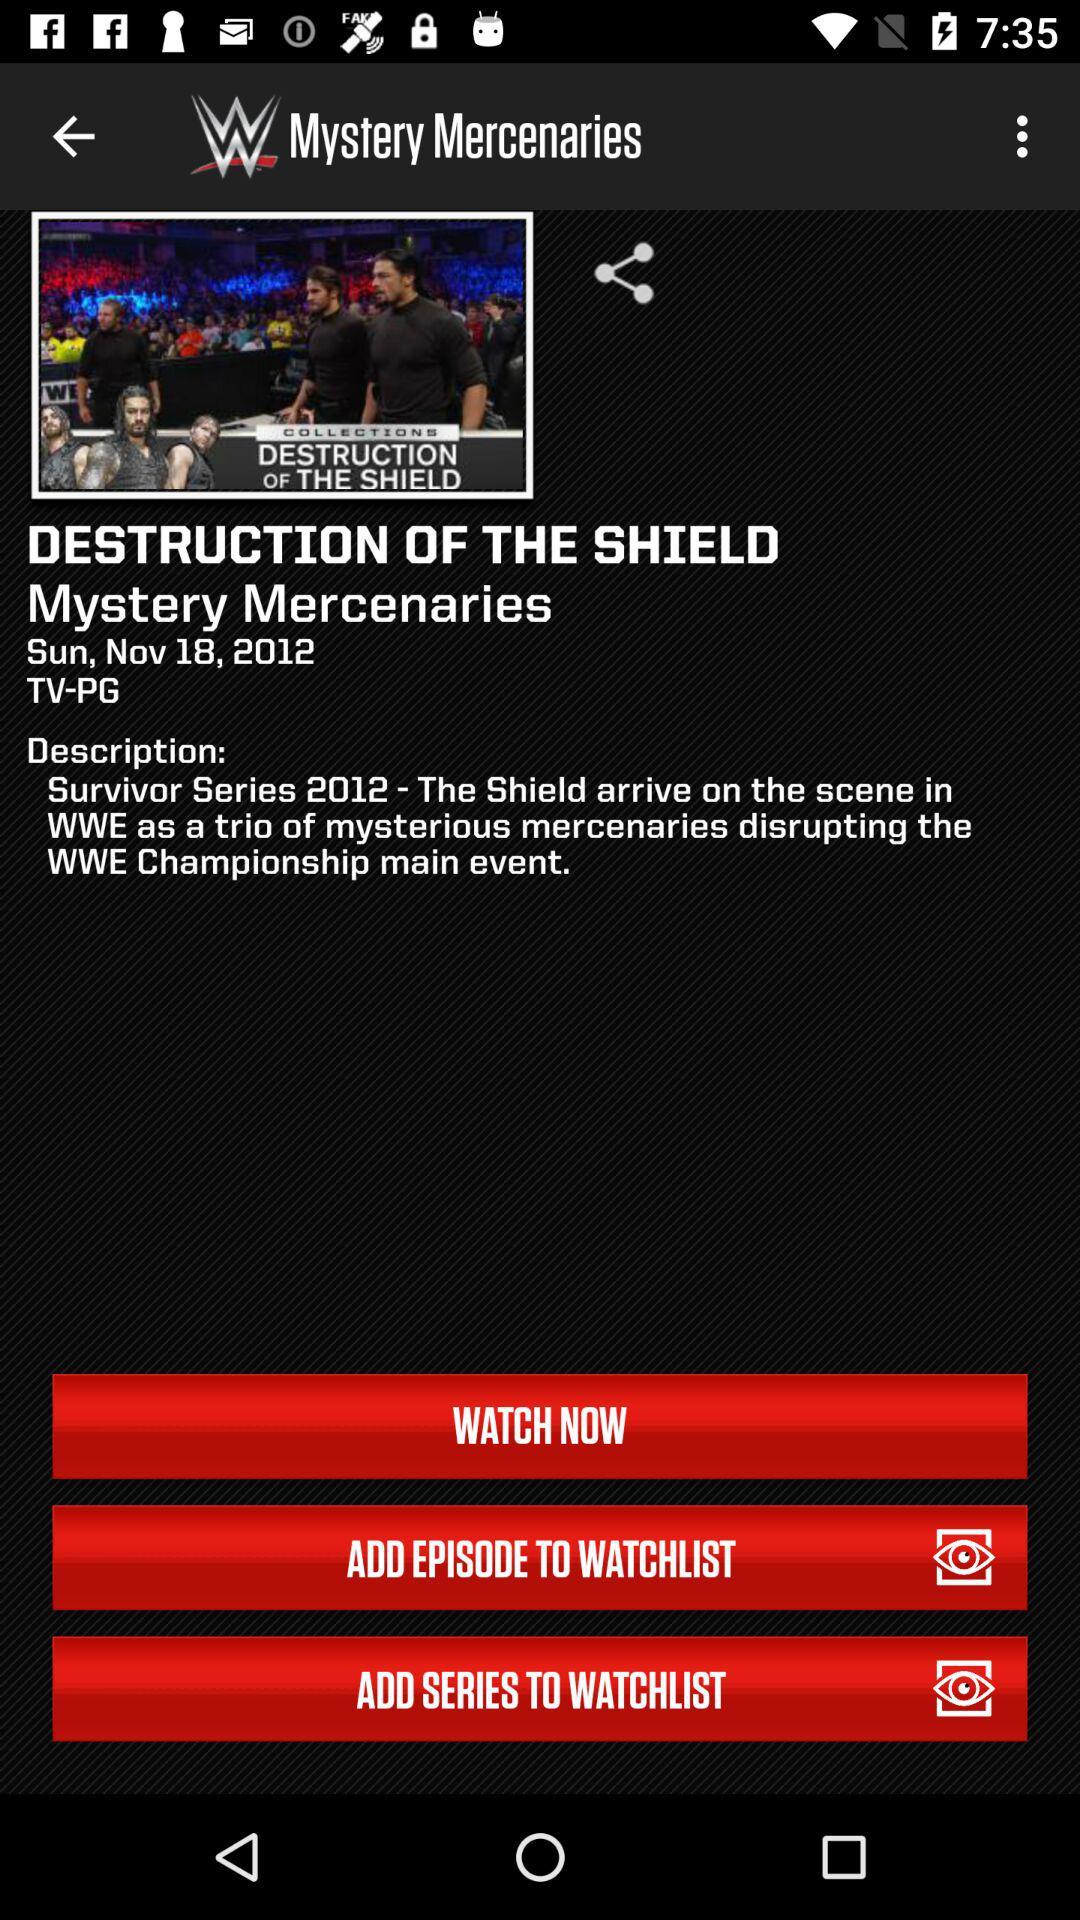  What do you see at coordinates (540, 1425) in the screenshot?
I see `the icon below the survivor series 2012 item` at bounding box center [540, 1425].